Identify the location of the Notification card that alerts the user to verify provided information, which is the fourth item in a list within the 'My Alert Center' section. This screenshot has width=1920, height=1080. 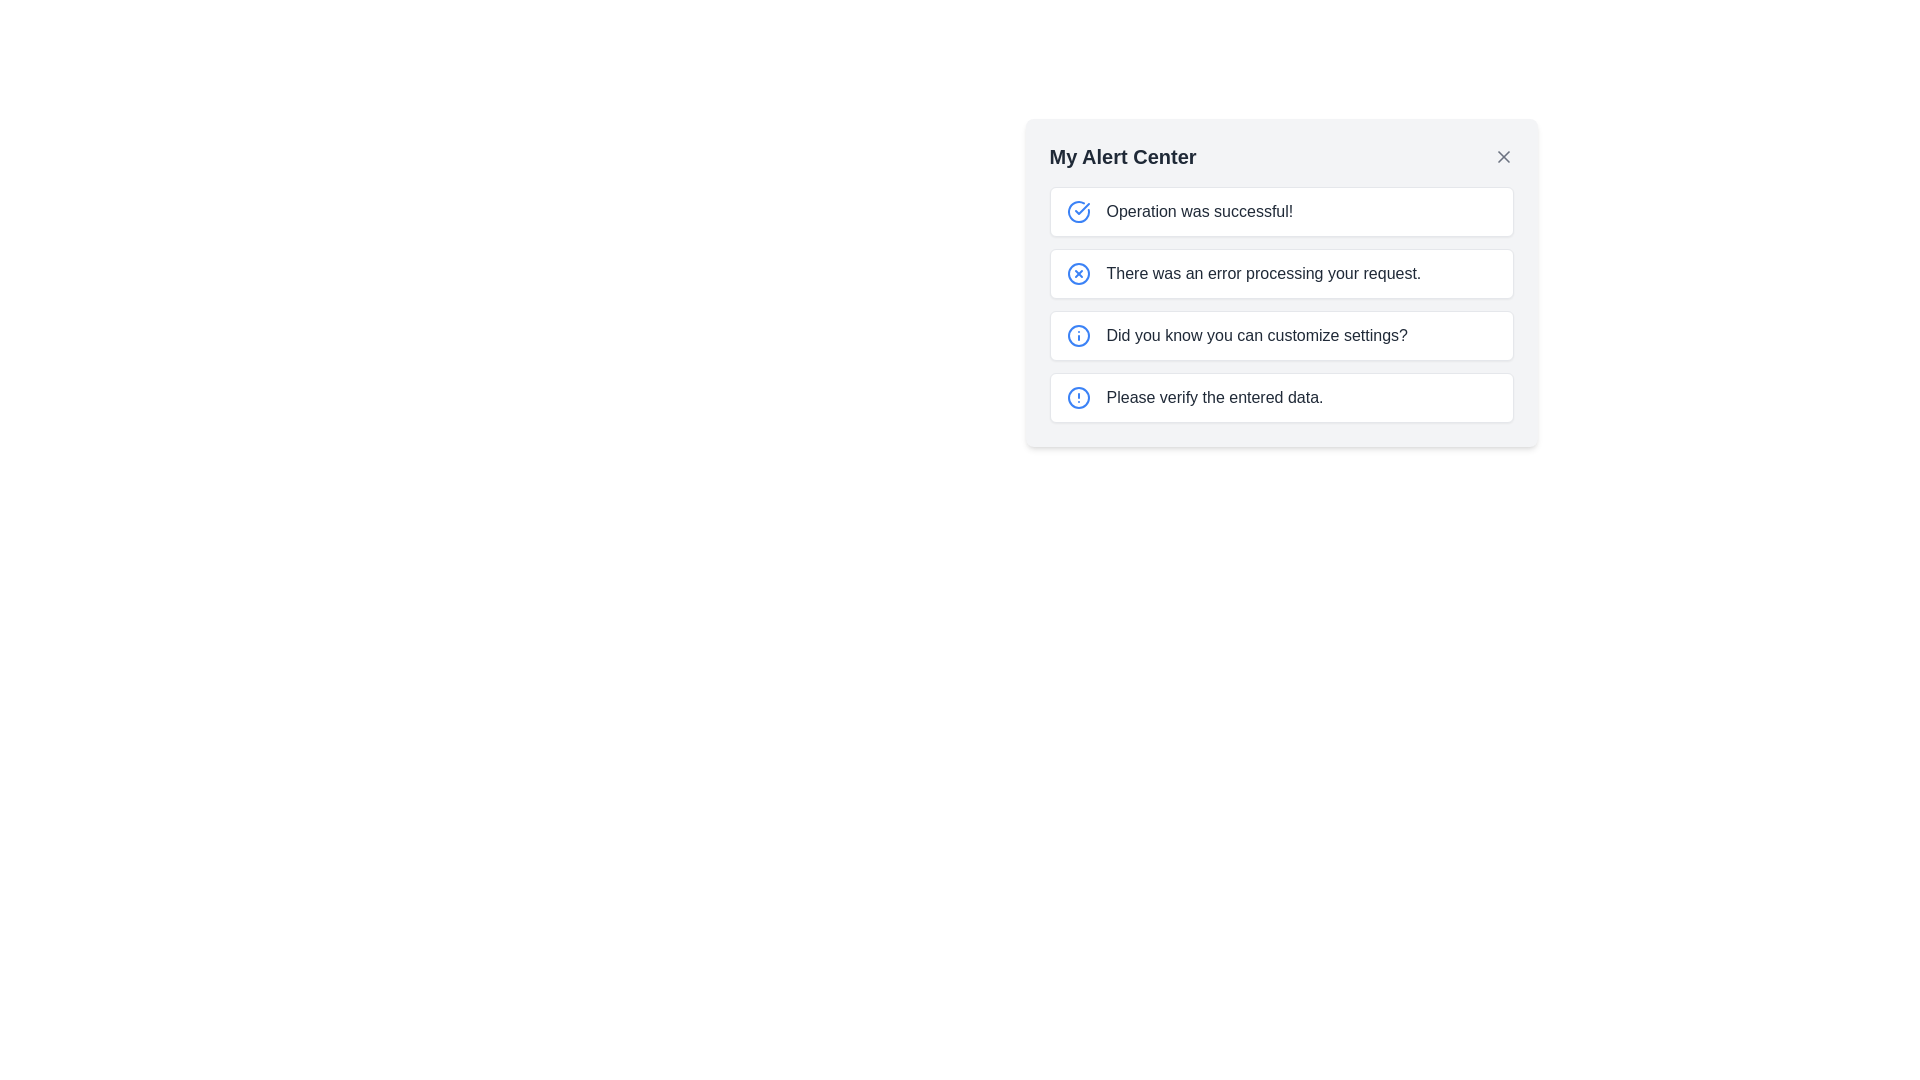
(1281, 397).